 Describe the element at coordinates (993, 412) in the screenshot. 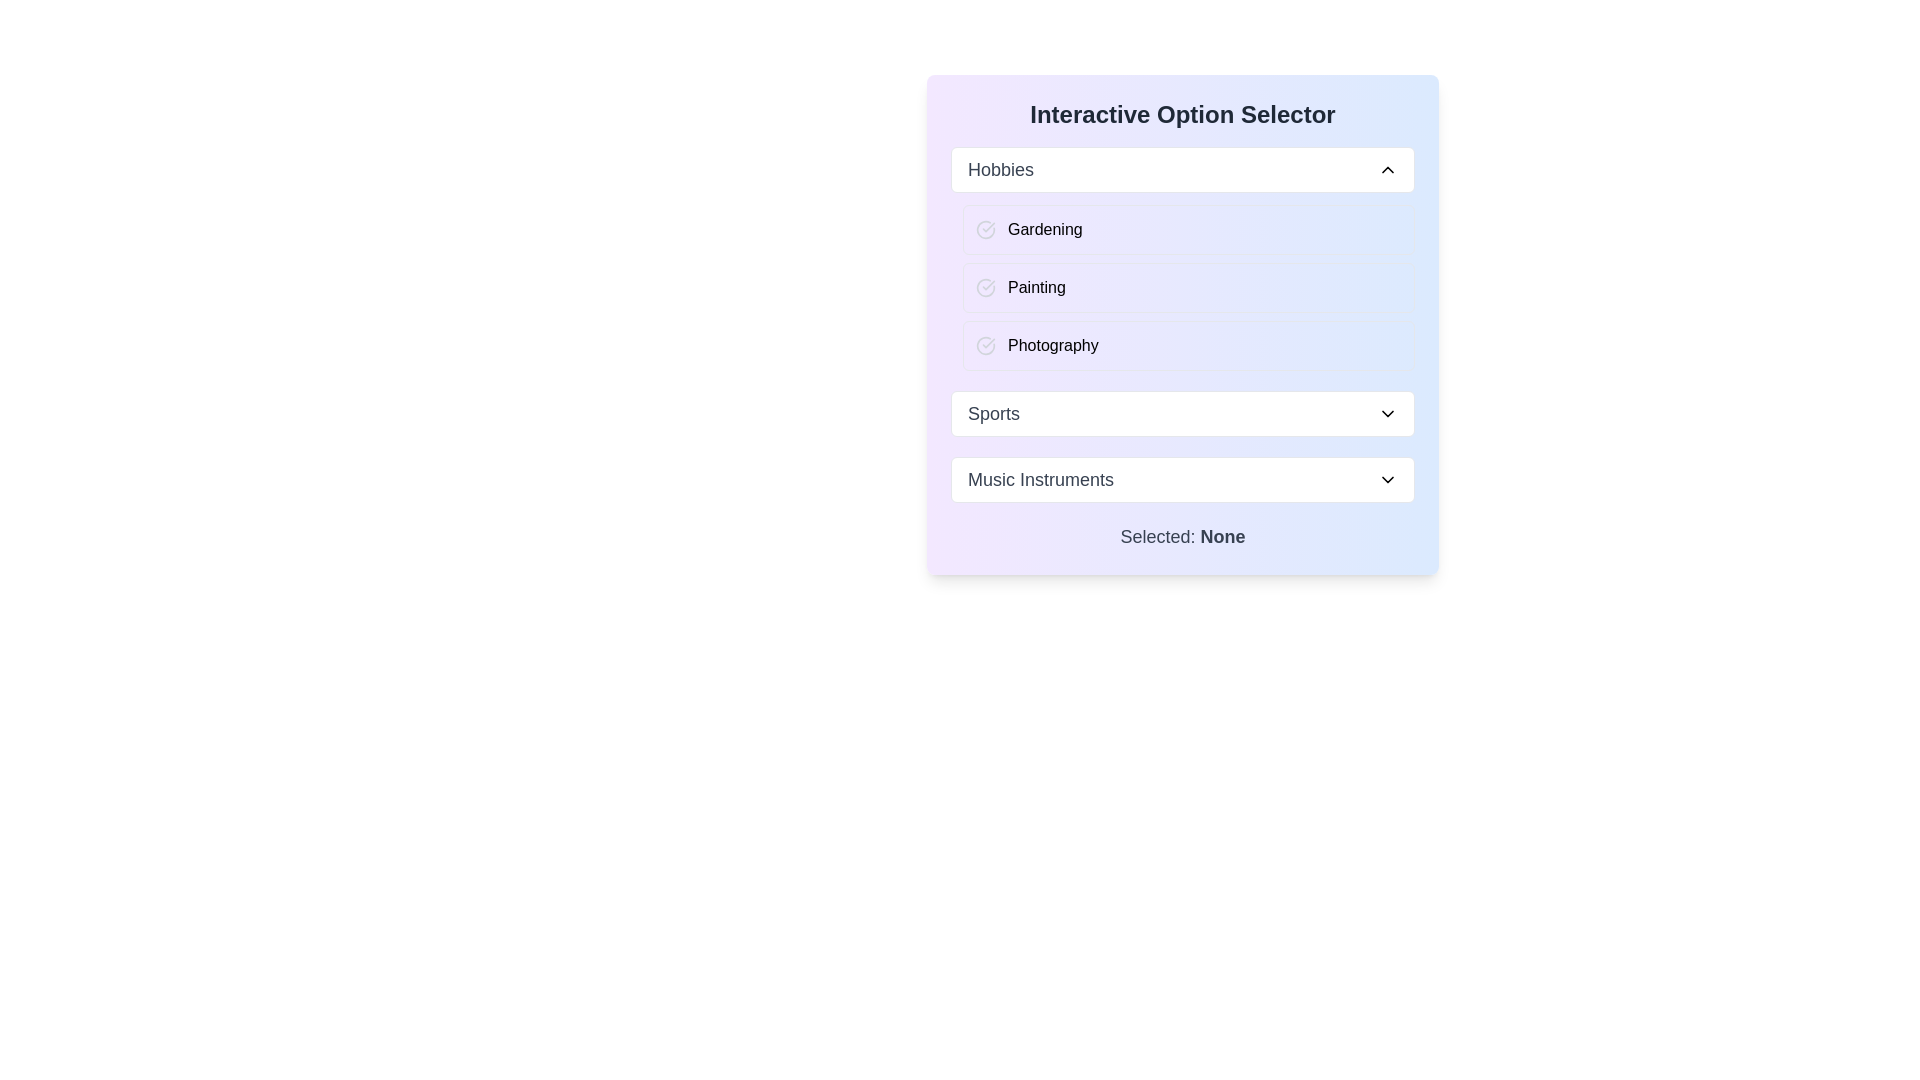

I see `text label displaying 'Sports' in gray color located in the middle section of the dropdown menu interface` at that location.